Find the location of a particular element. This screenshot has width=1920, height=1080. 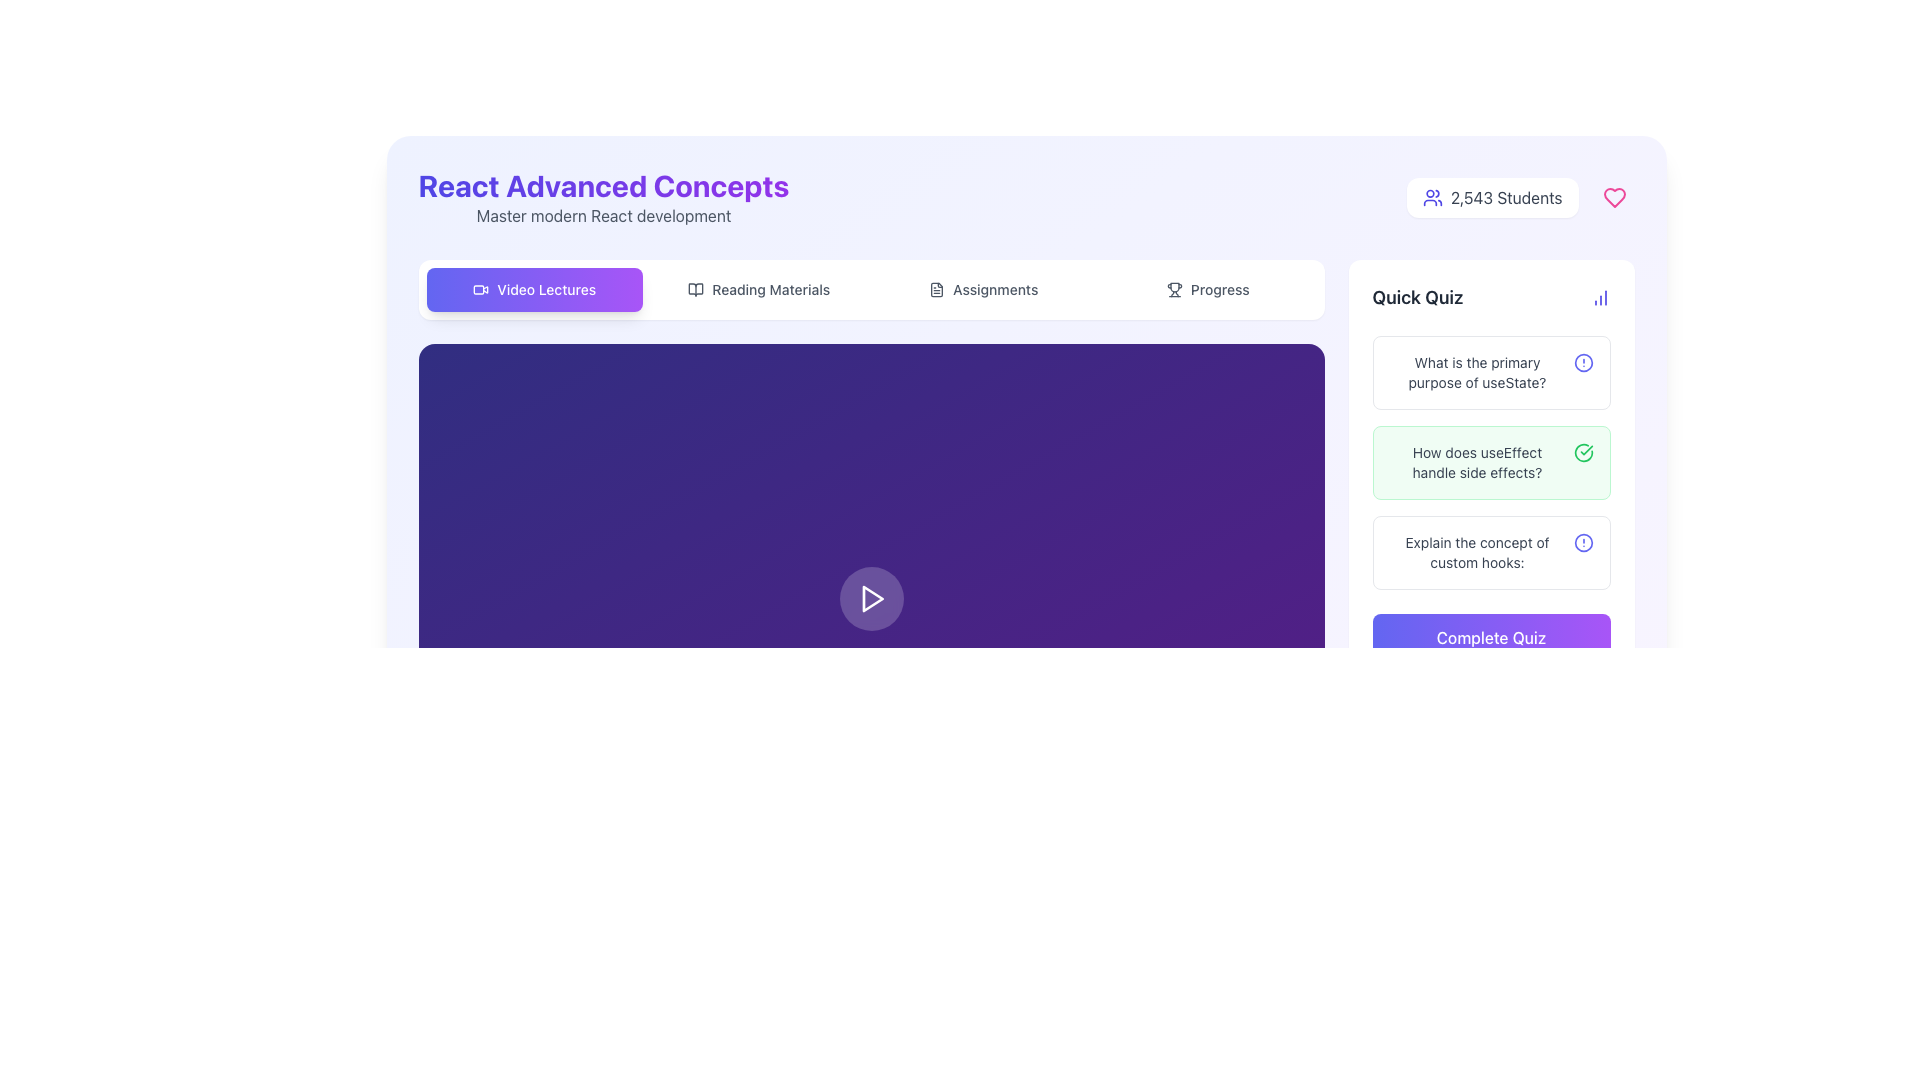

the group of people icon that represents '2,543 Students' located at the top right section of the interface is located at coordinates (1431, 197).